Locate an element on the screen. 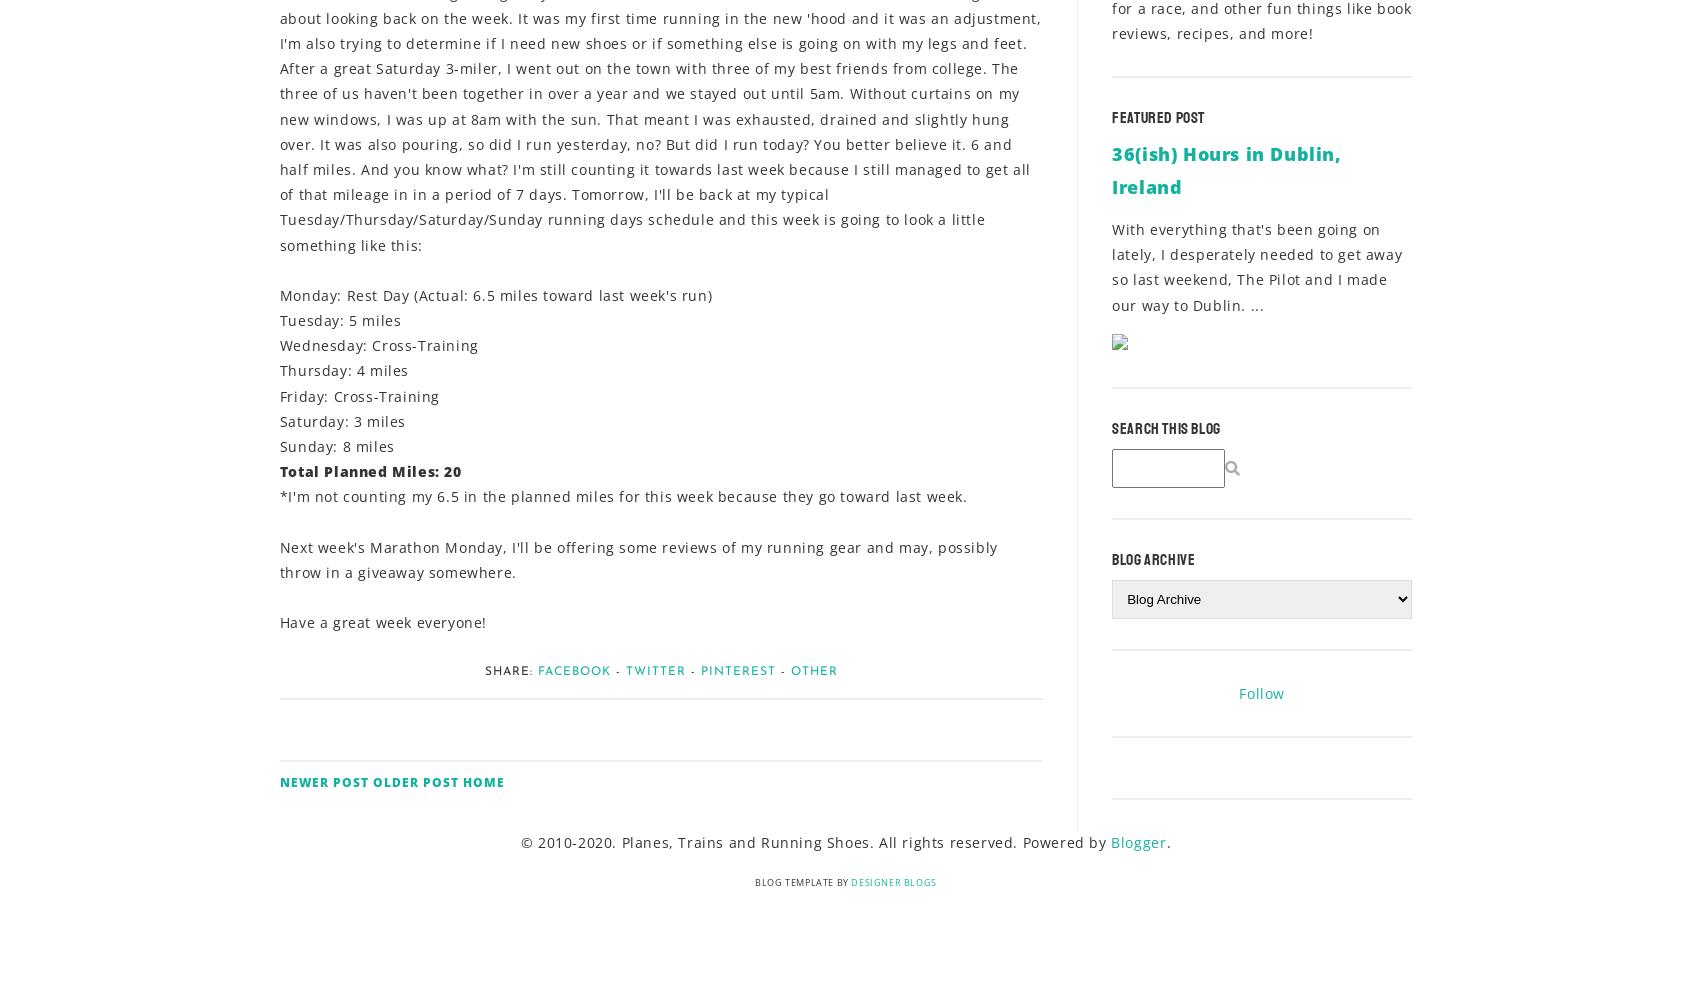 The width and height of the screenshot is (1692, 1000). 'Designer Blogs' is located at coordinates (892, 882).